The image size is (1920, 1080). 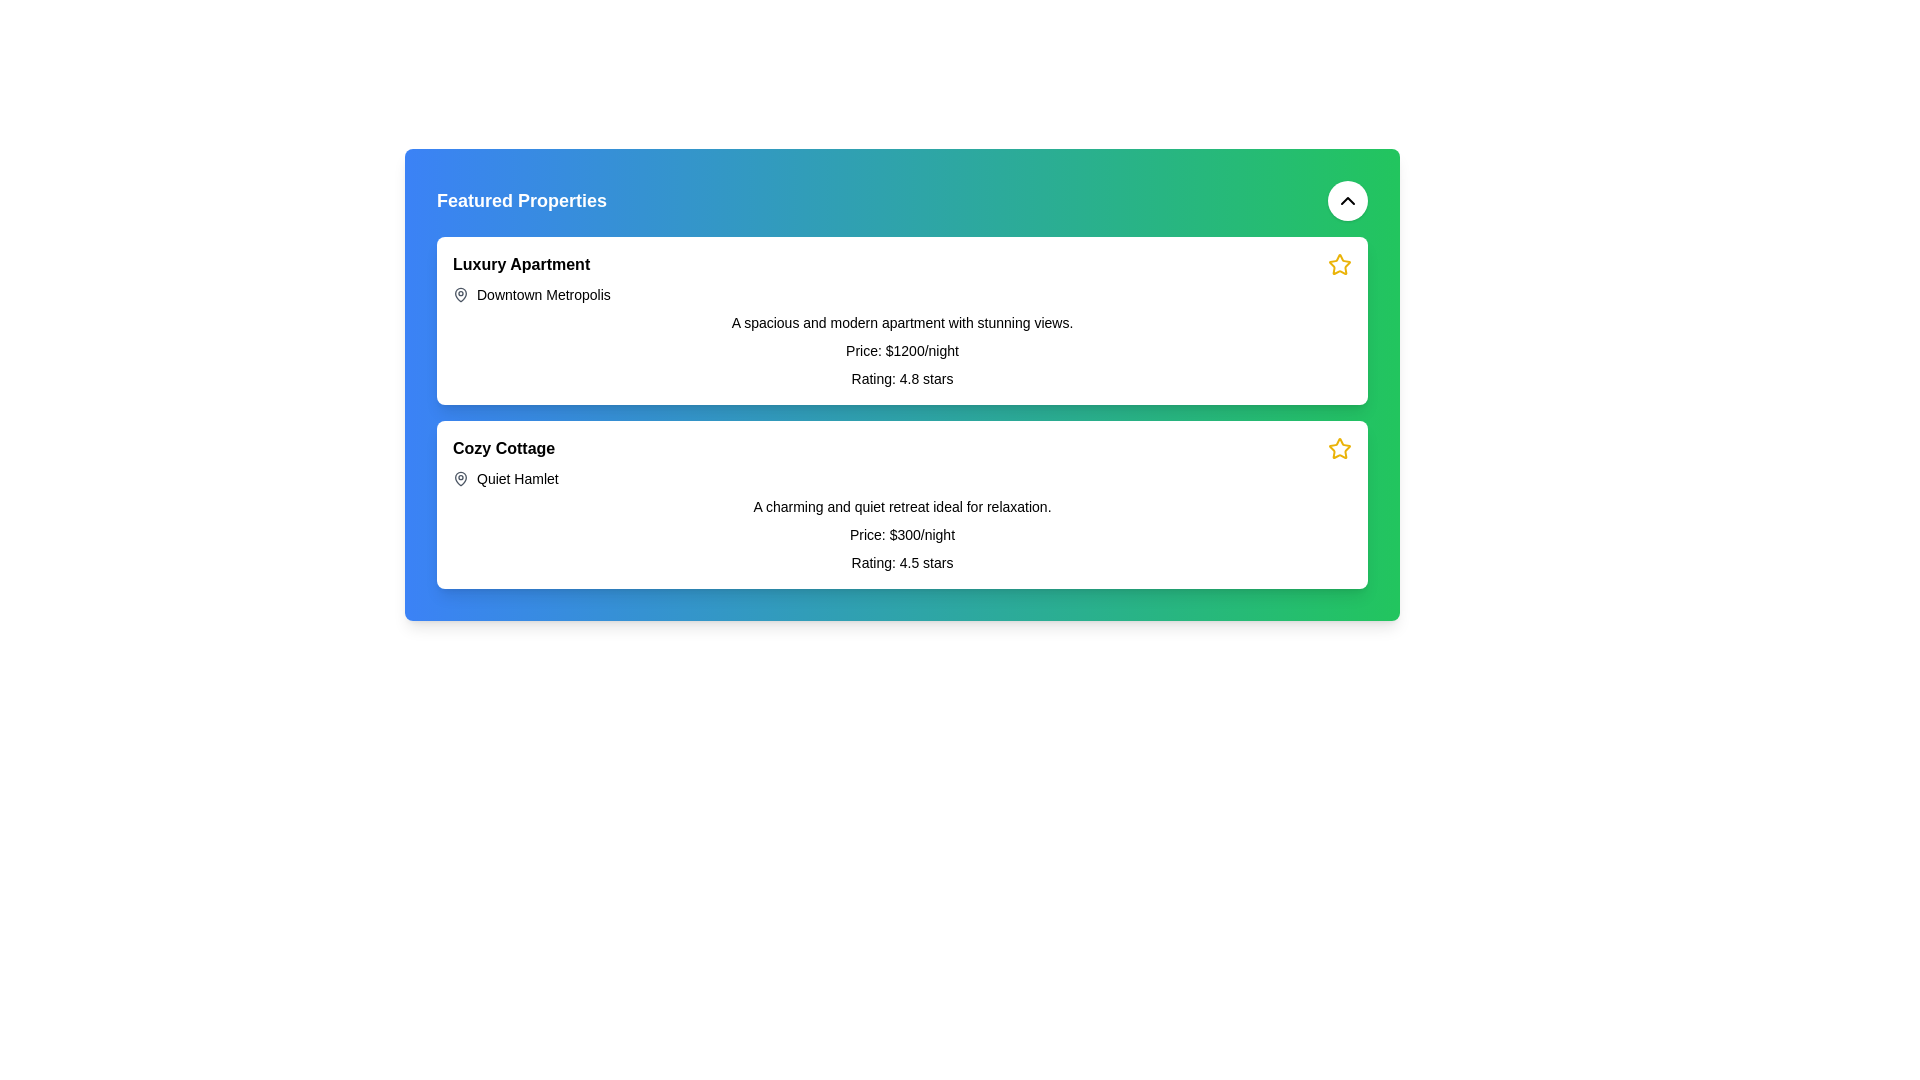 What do you see at coordinates (543, 294) in the screenshot?
I see `the Text Label that serves as the location descriptor for the 'Luxury Apartment' property, which is located to the right of a map pin icon and directly beneath the property title` at bounding box center [543, 294].